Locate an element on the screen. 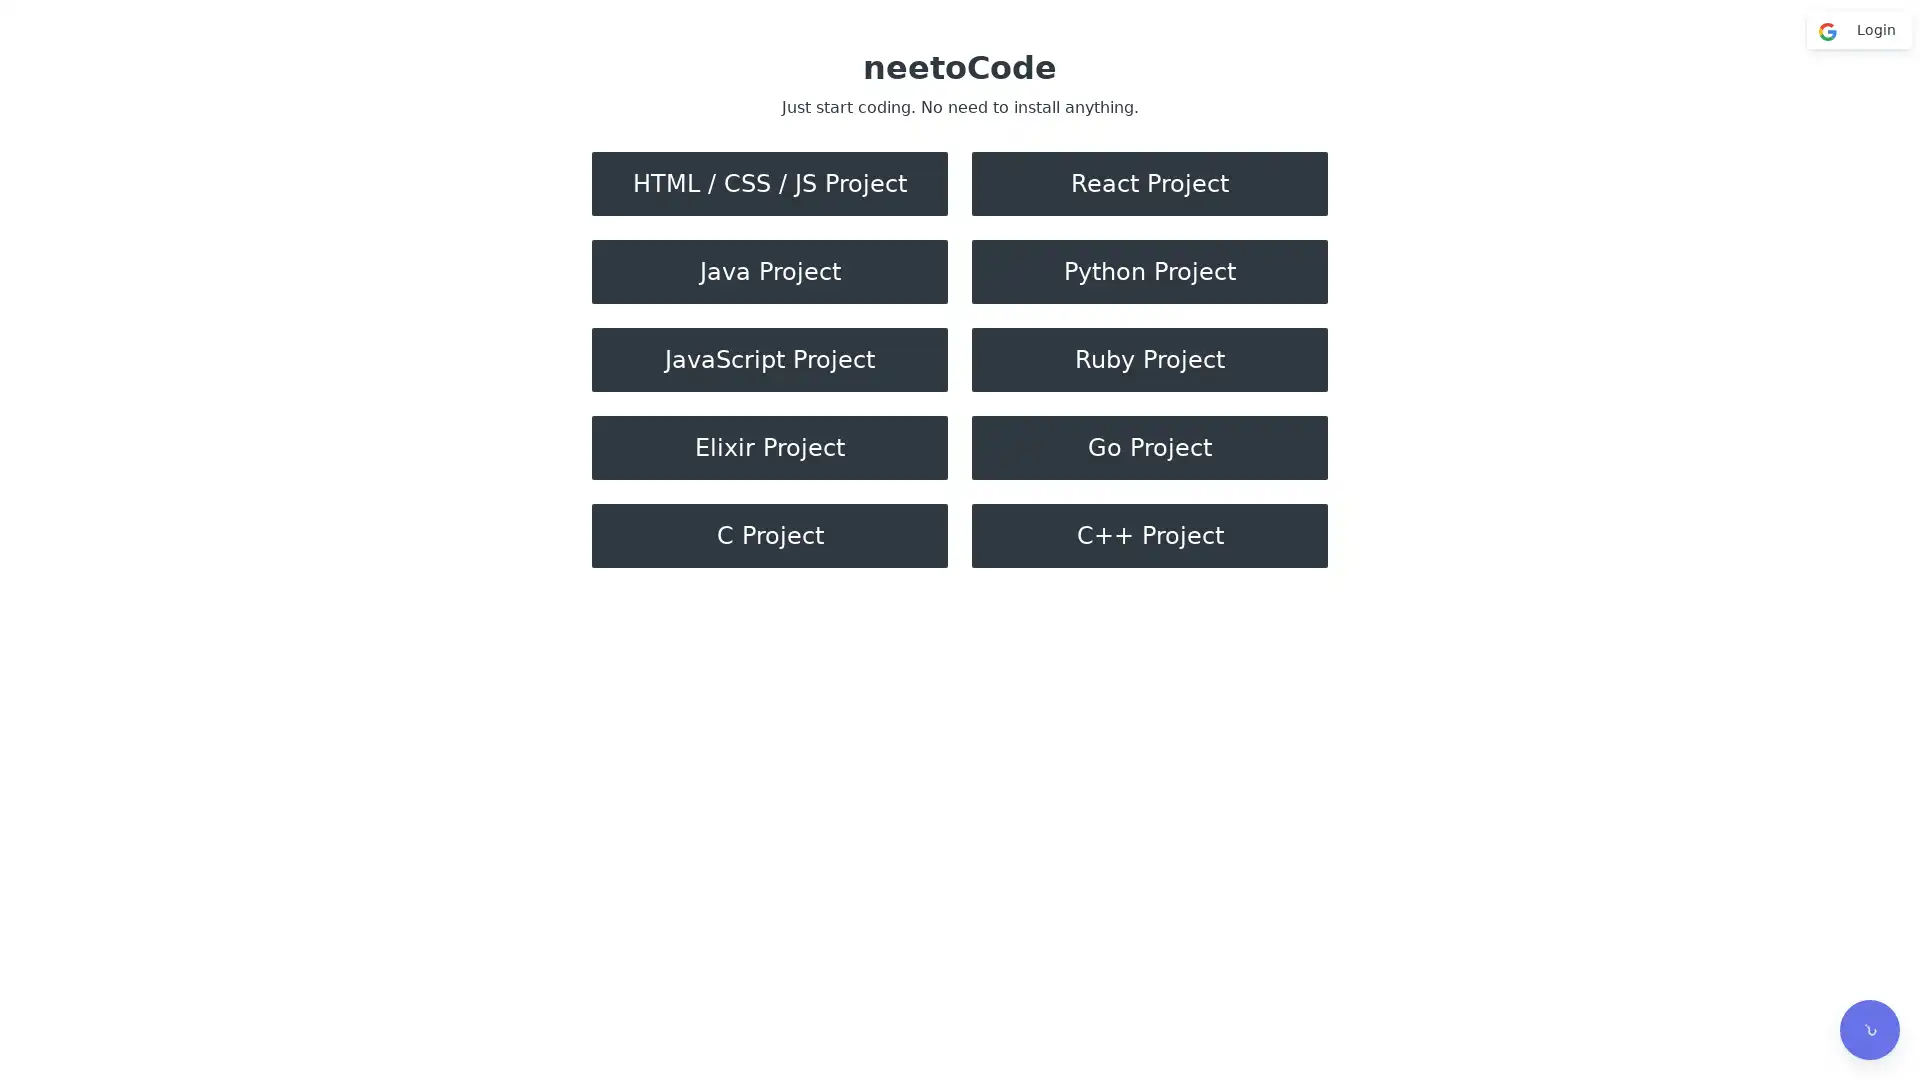 The height and width of the screenshot is (1080, 1920). Python Project is located at coordinates (1150, 272).